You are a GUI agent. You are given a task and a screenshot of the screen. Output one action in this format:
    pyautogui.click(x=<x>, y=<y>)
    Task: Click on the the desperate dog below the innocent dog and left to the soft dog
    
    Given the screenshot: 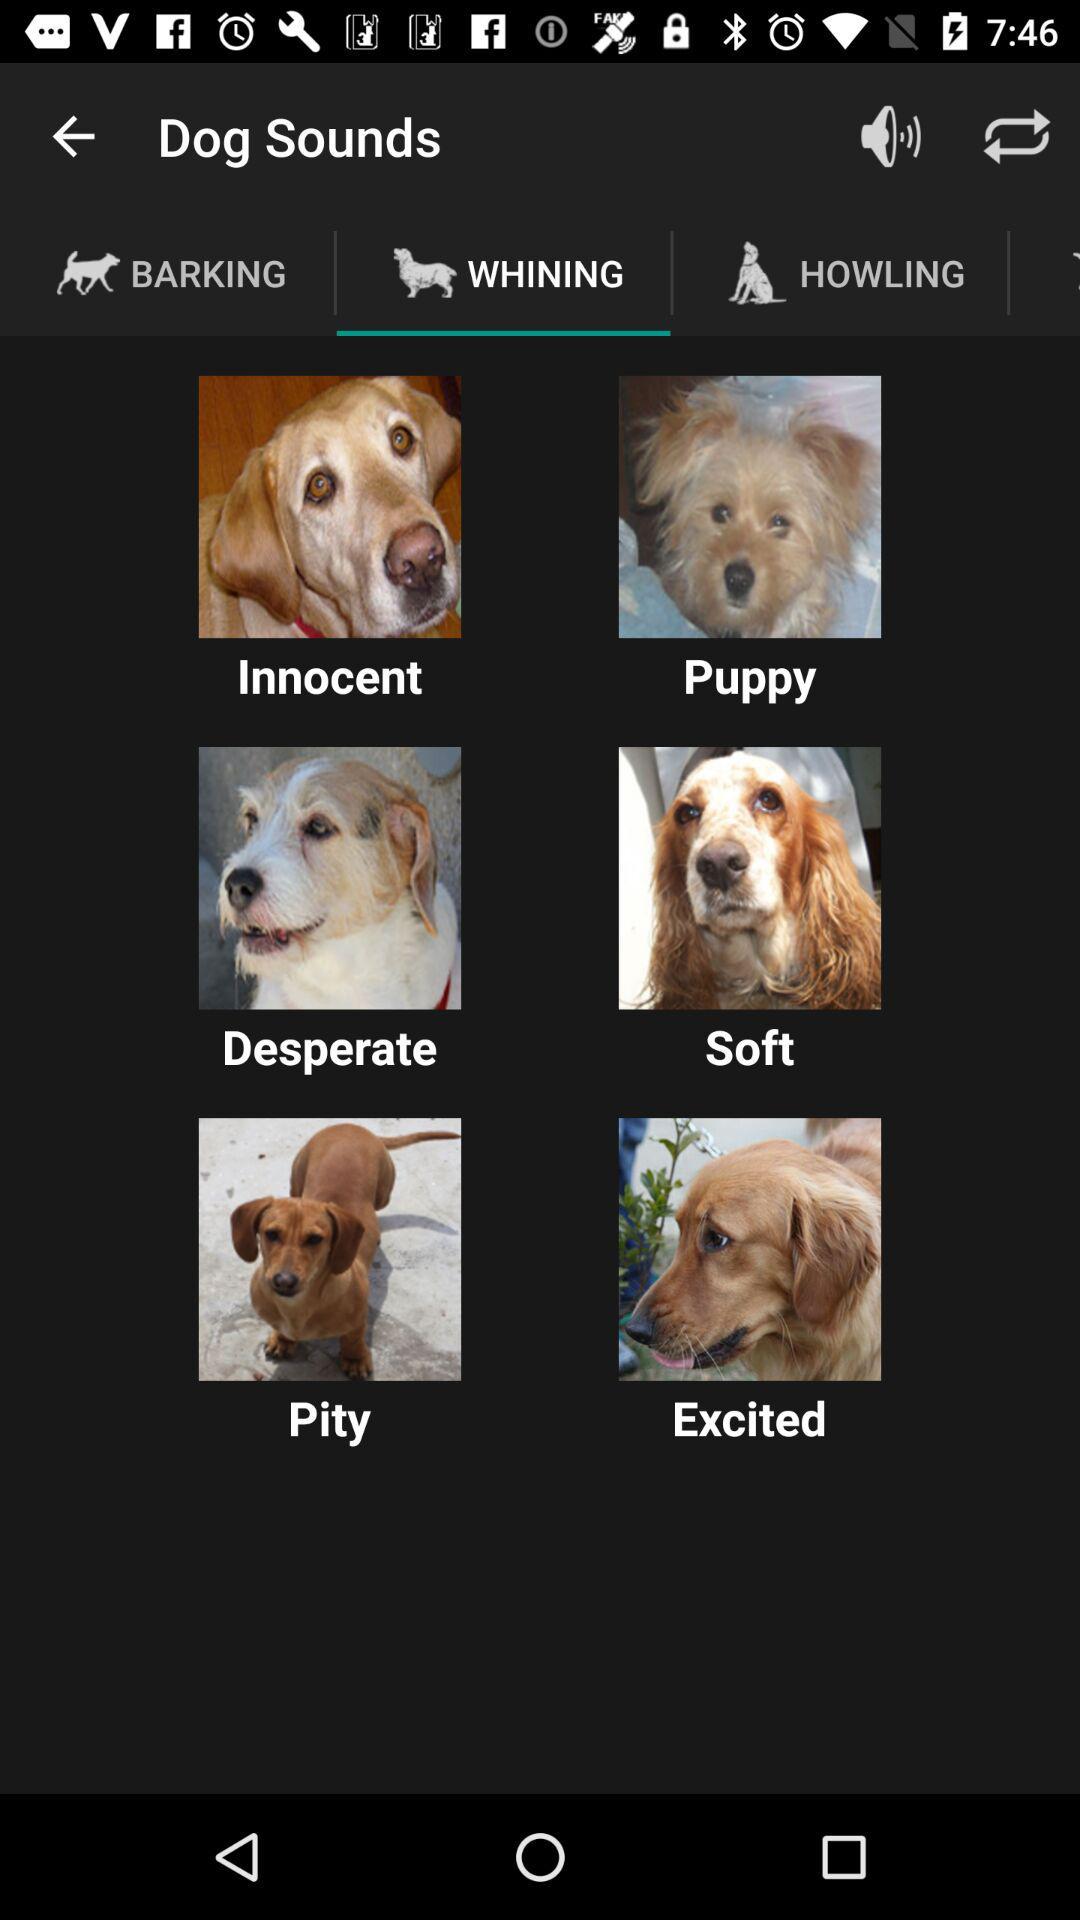 What is the action you would take?
    pyautogui.click(x=329, y=878)
    